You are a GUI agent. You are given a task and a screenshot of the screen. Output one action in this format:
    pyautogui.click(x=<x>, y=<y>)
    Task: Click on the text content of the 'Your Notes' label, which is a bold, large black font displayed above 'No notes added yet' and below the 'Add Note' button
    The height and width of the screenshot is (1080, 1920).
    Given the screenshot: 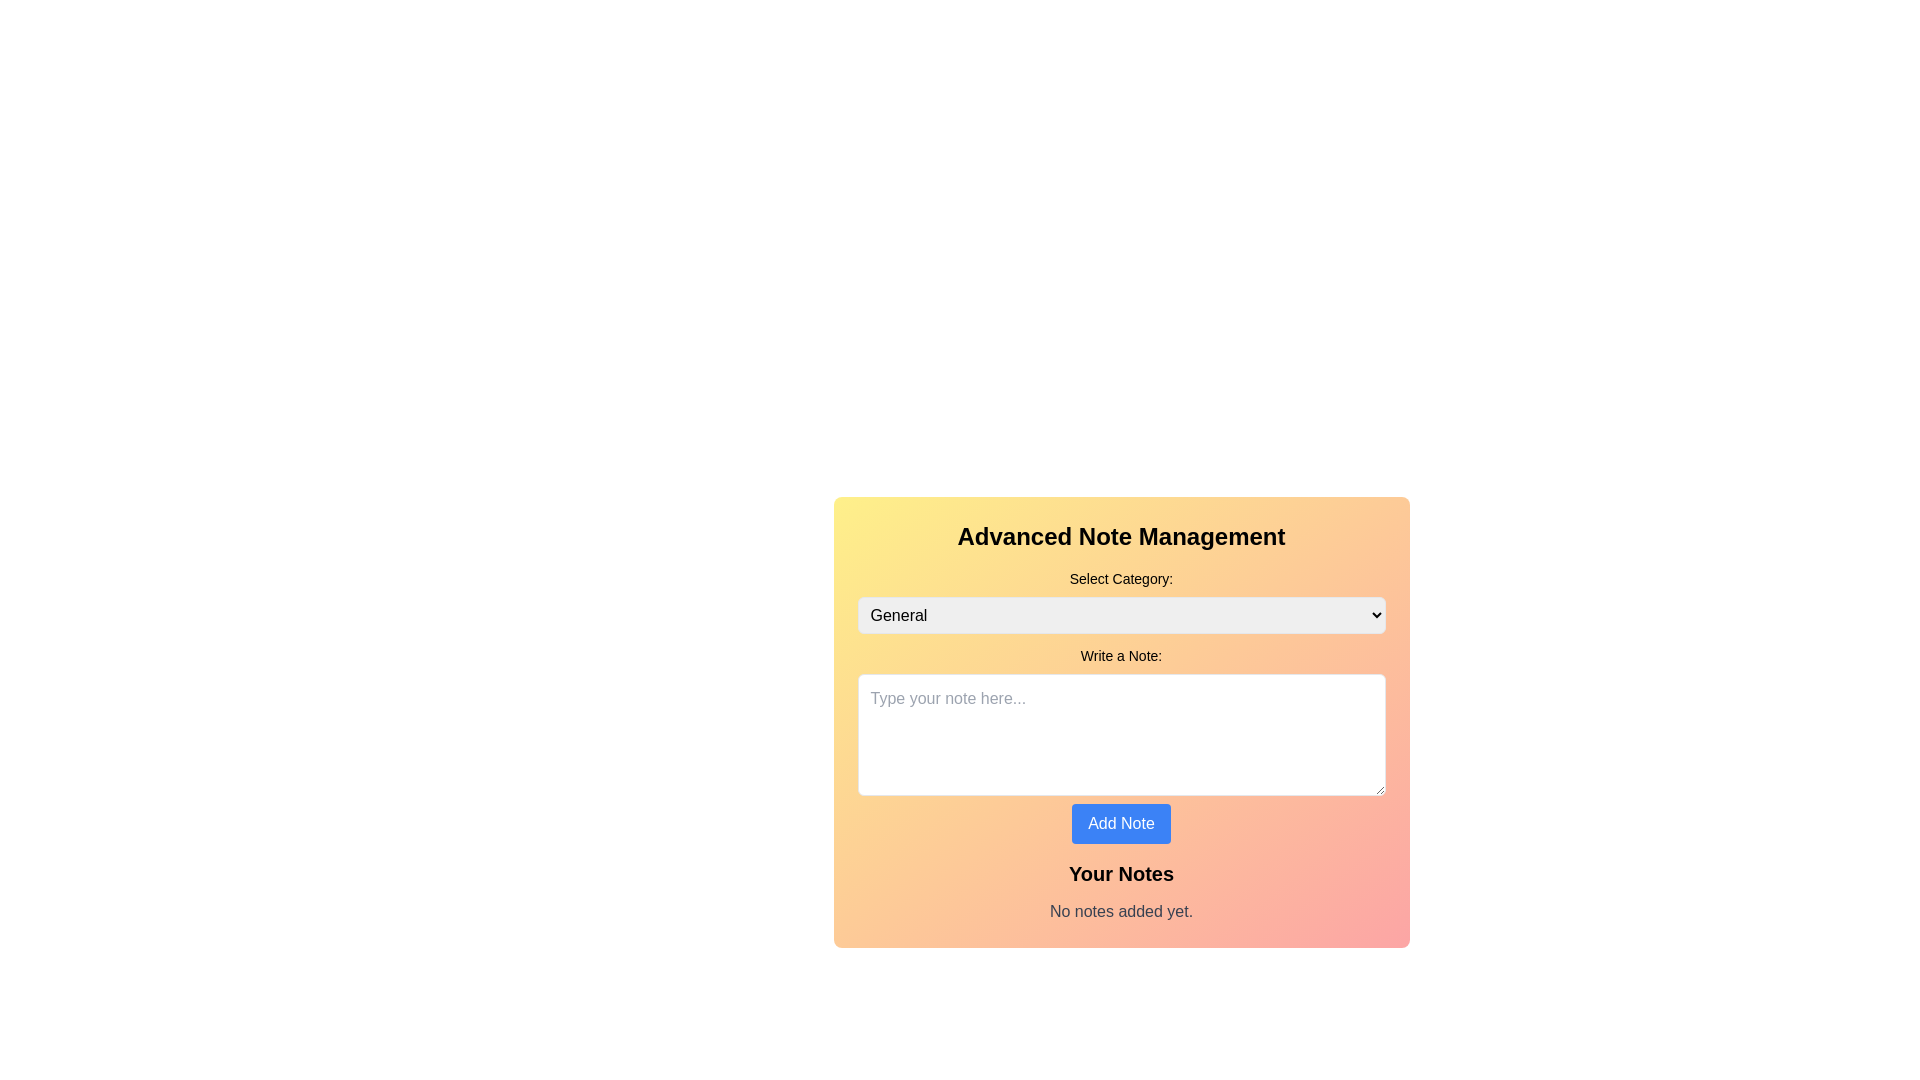 What is the action you would take?
    pyautogui.click(x=1121, y=873)
    